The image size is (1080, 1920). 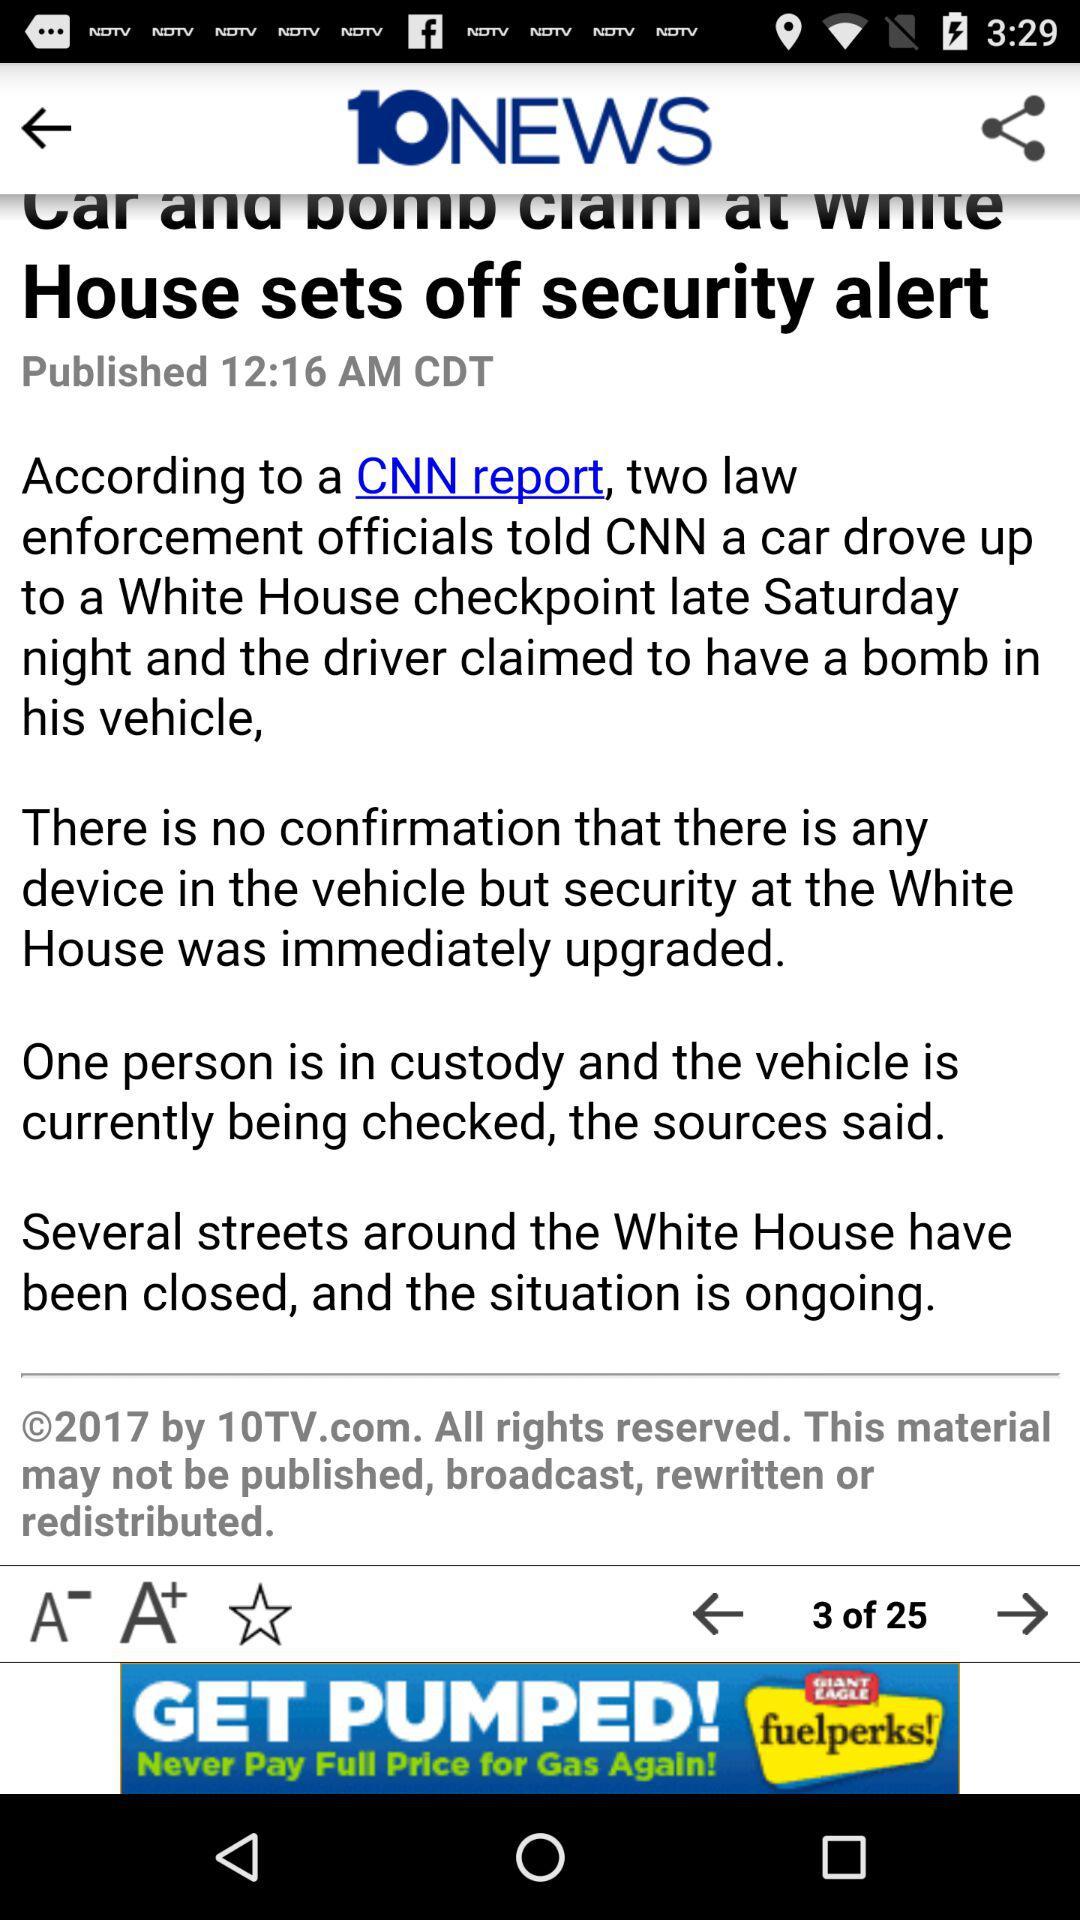 I want to click on highlight, so click(x=528, y=127).